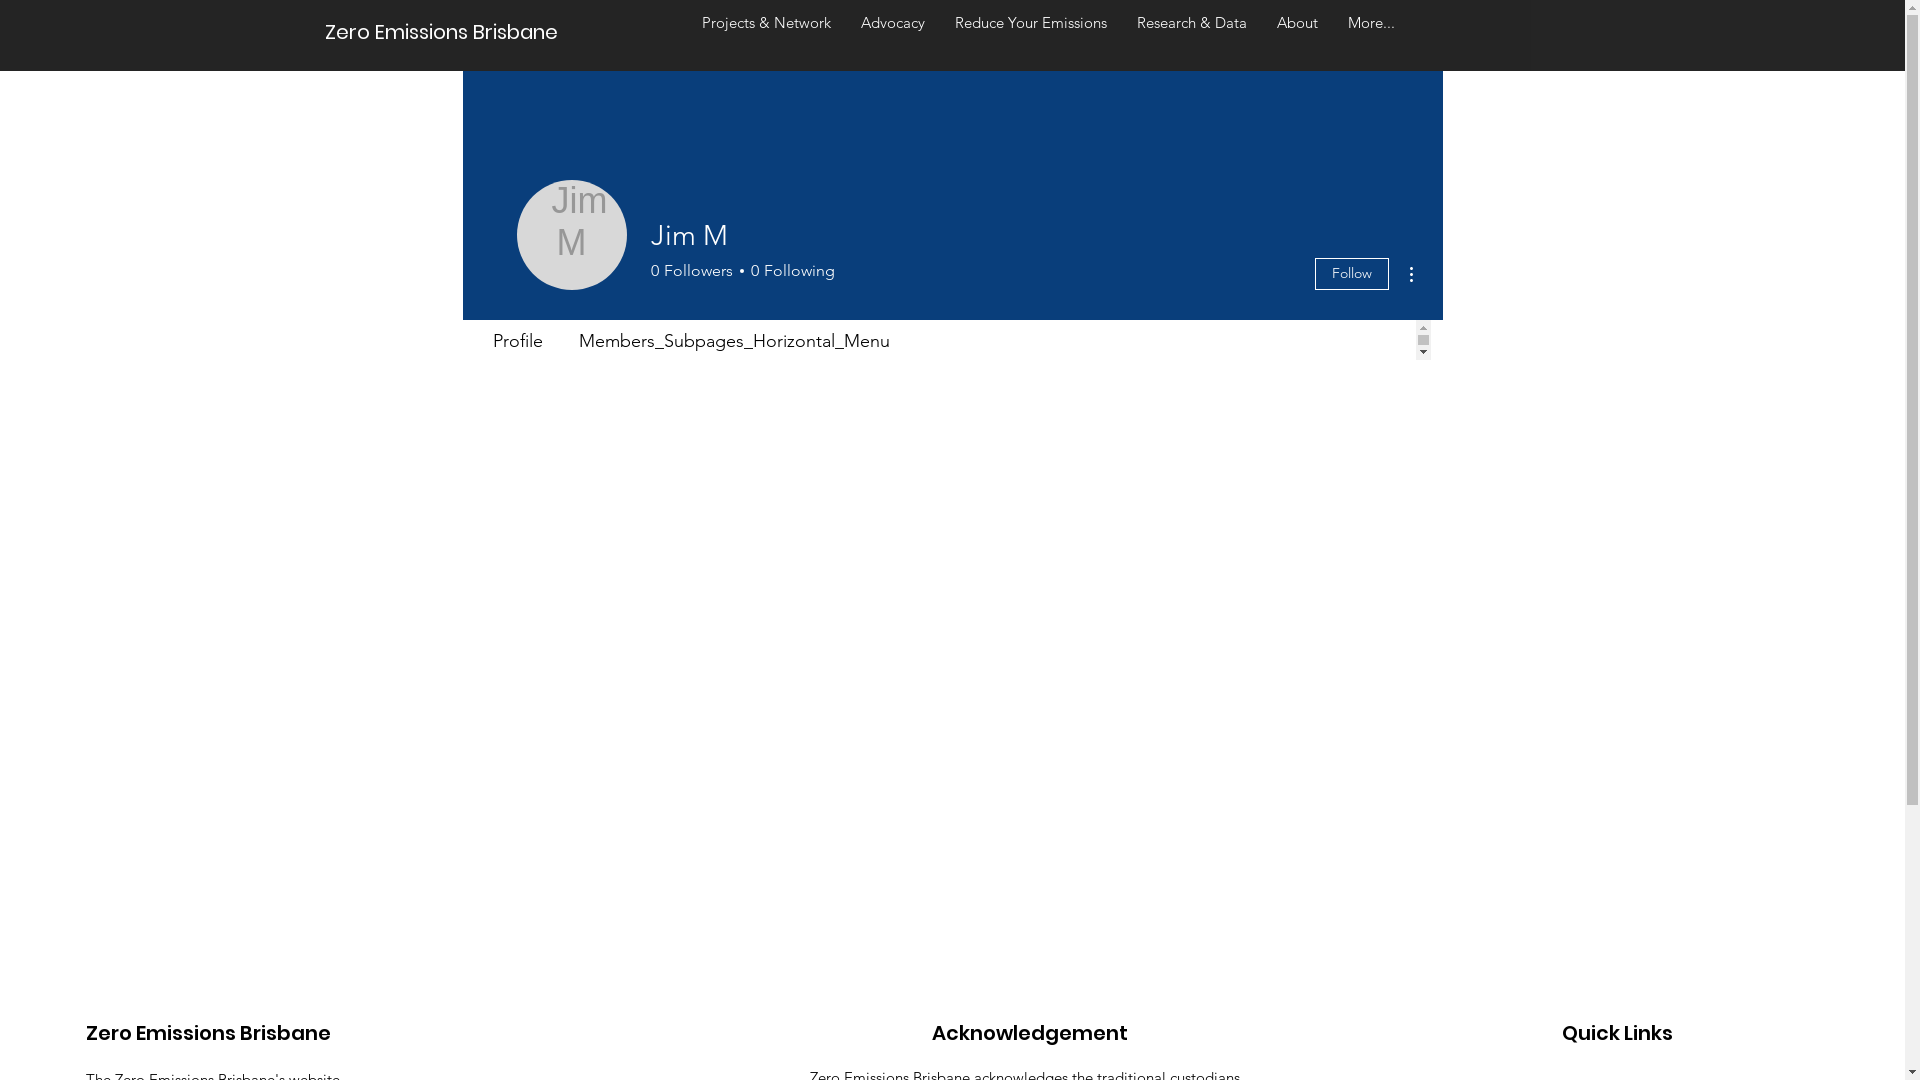 The image size is (1920, 1080). Describe the element at coordinates (1297, 31) in the screenshot. I see `'About'` at that location.